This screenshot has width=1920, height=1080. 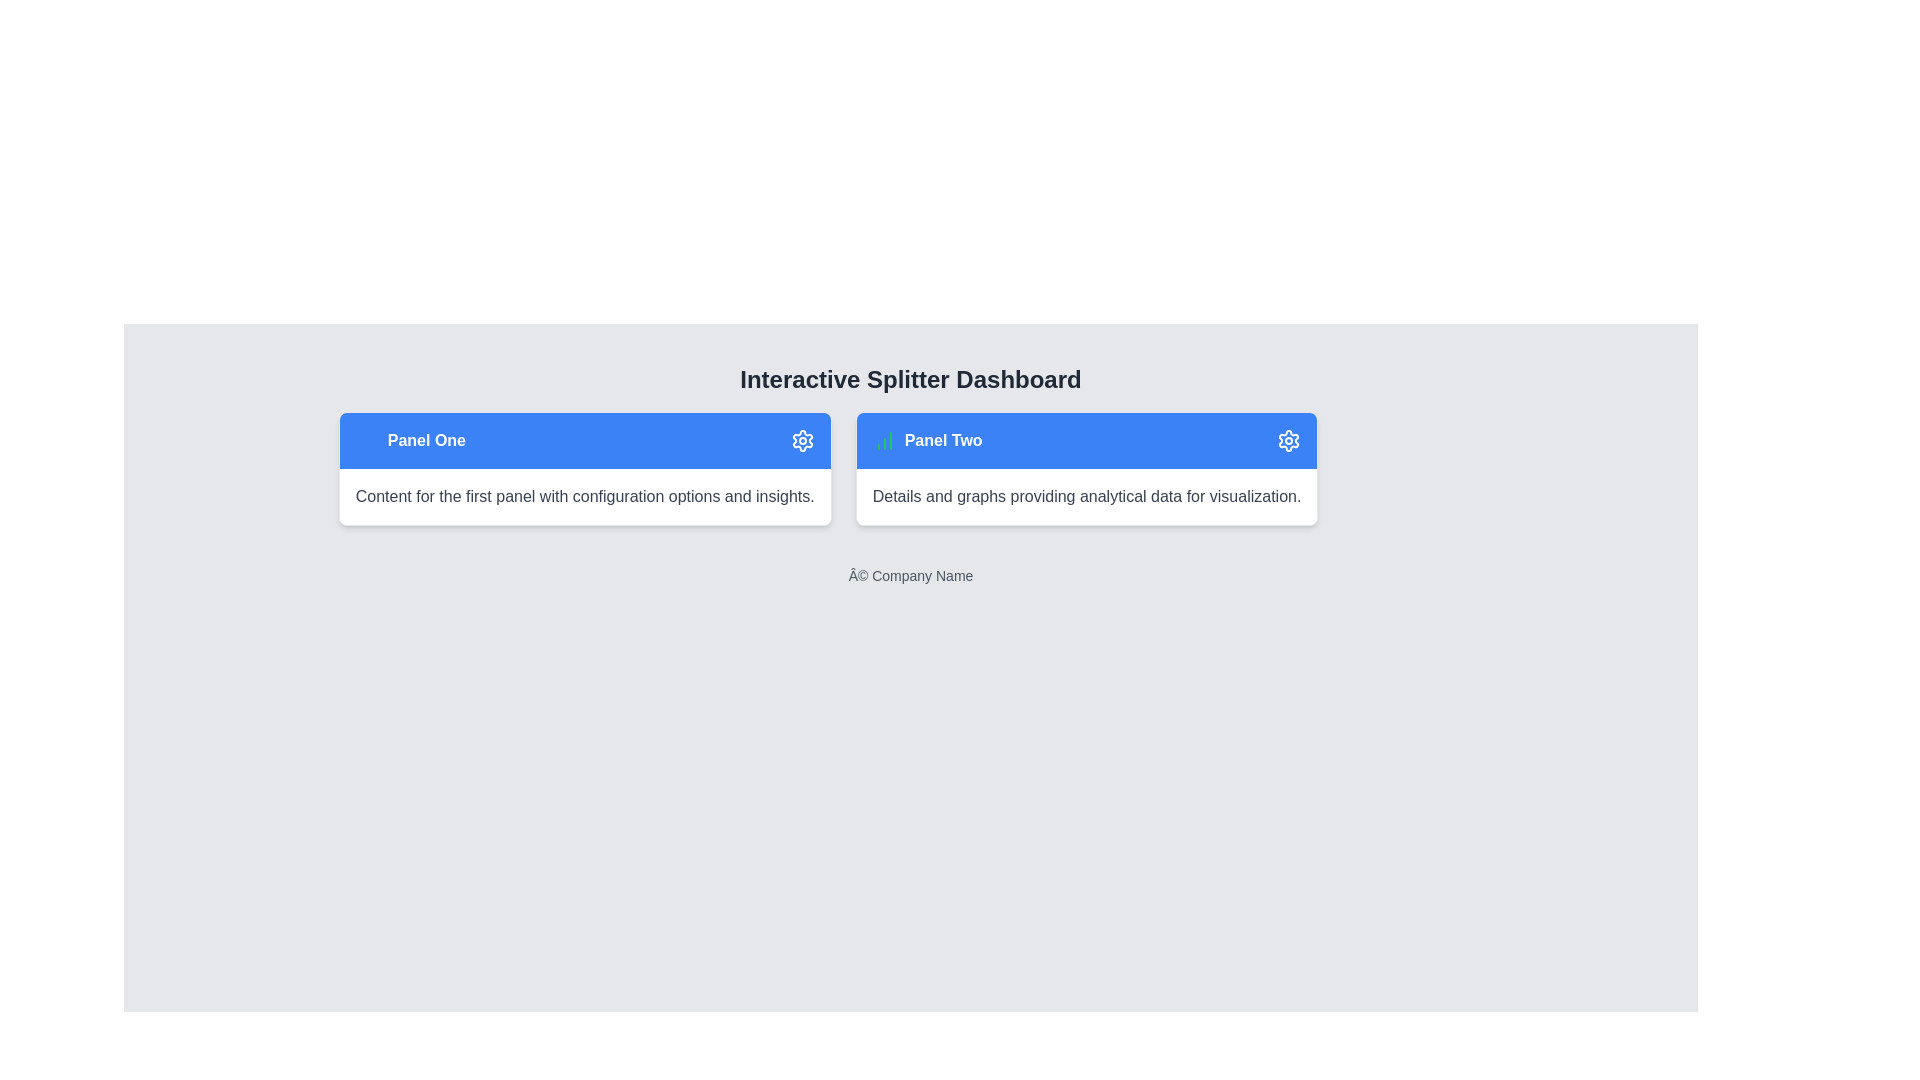 I want to click on text content from the descriptive text area located beneath the title 'Panel One' in the first panel, so click(x=584, y=496).